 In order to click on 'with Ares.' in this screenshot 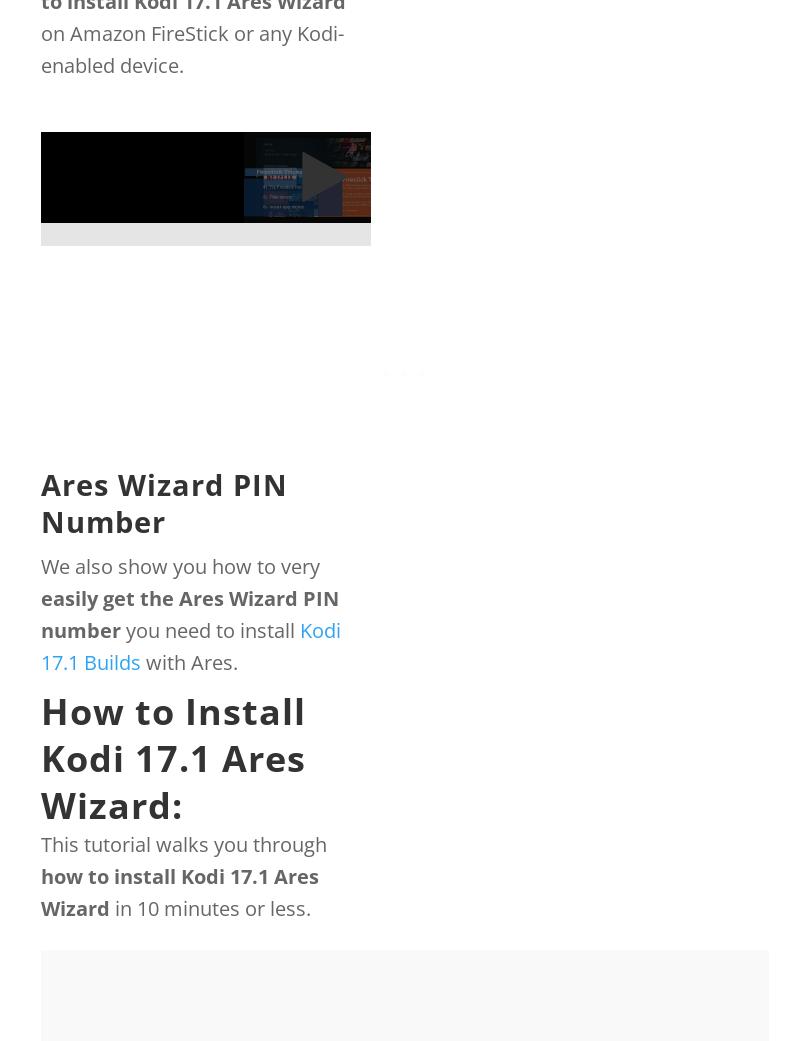, I will do `click(188, 661)`.